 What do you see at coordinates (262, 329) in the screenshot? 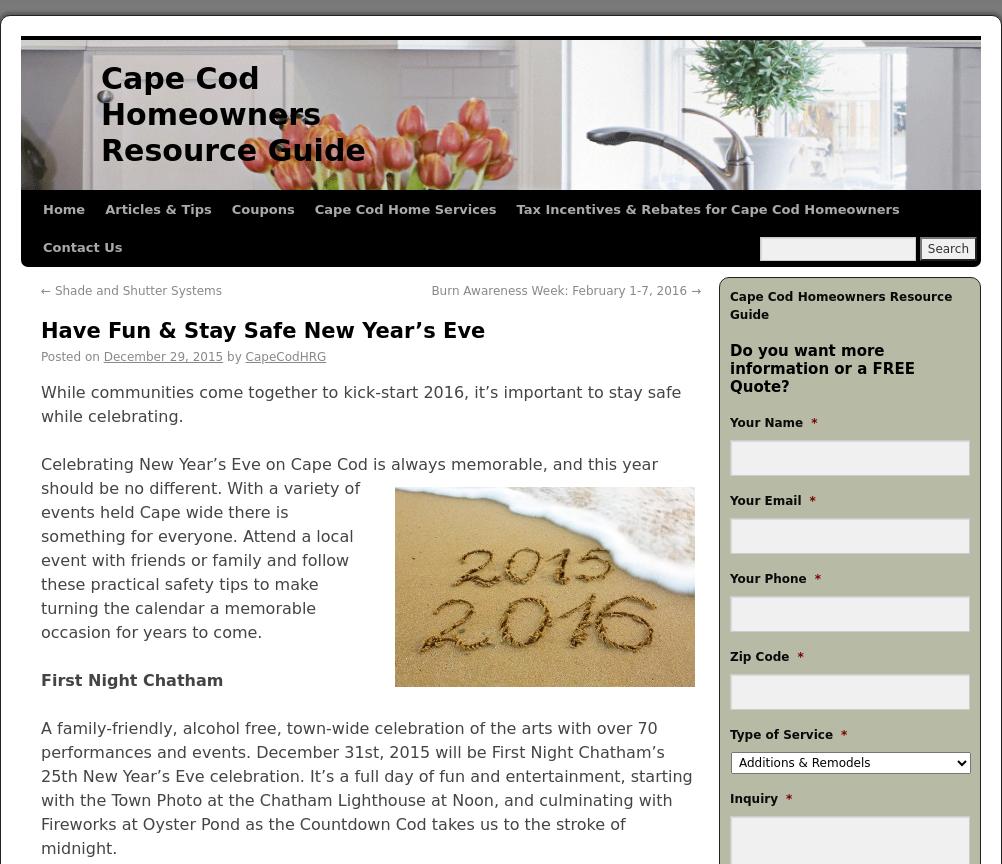
I see `'Have Fun & Stay Safe New Year’s Eve'` at bounding box center [262, 329].